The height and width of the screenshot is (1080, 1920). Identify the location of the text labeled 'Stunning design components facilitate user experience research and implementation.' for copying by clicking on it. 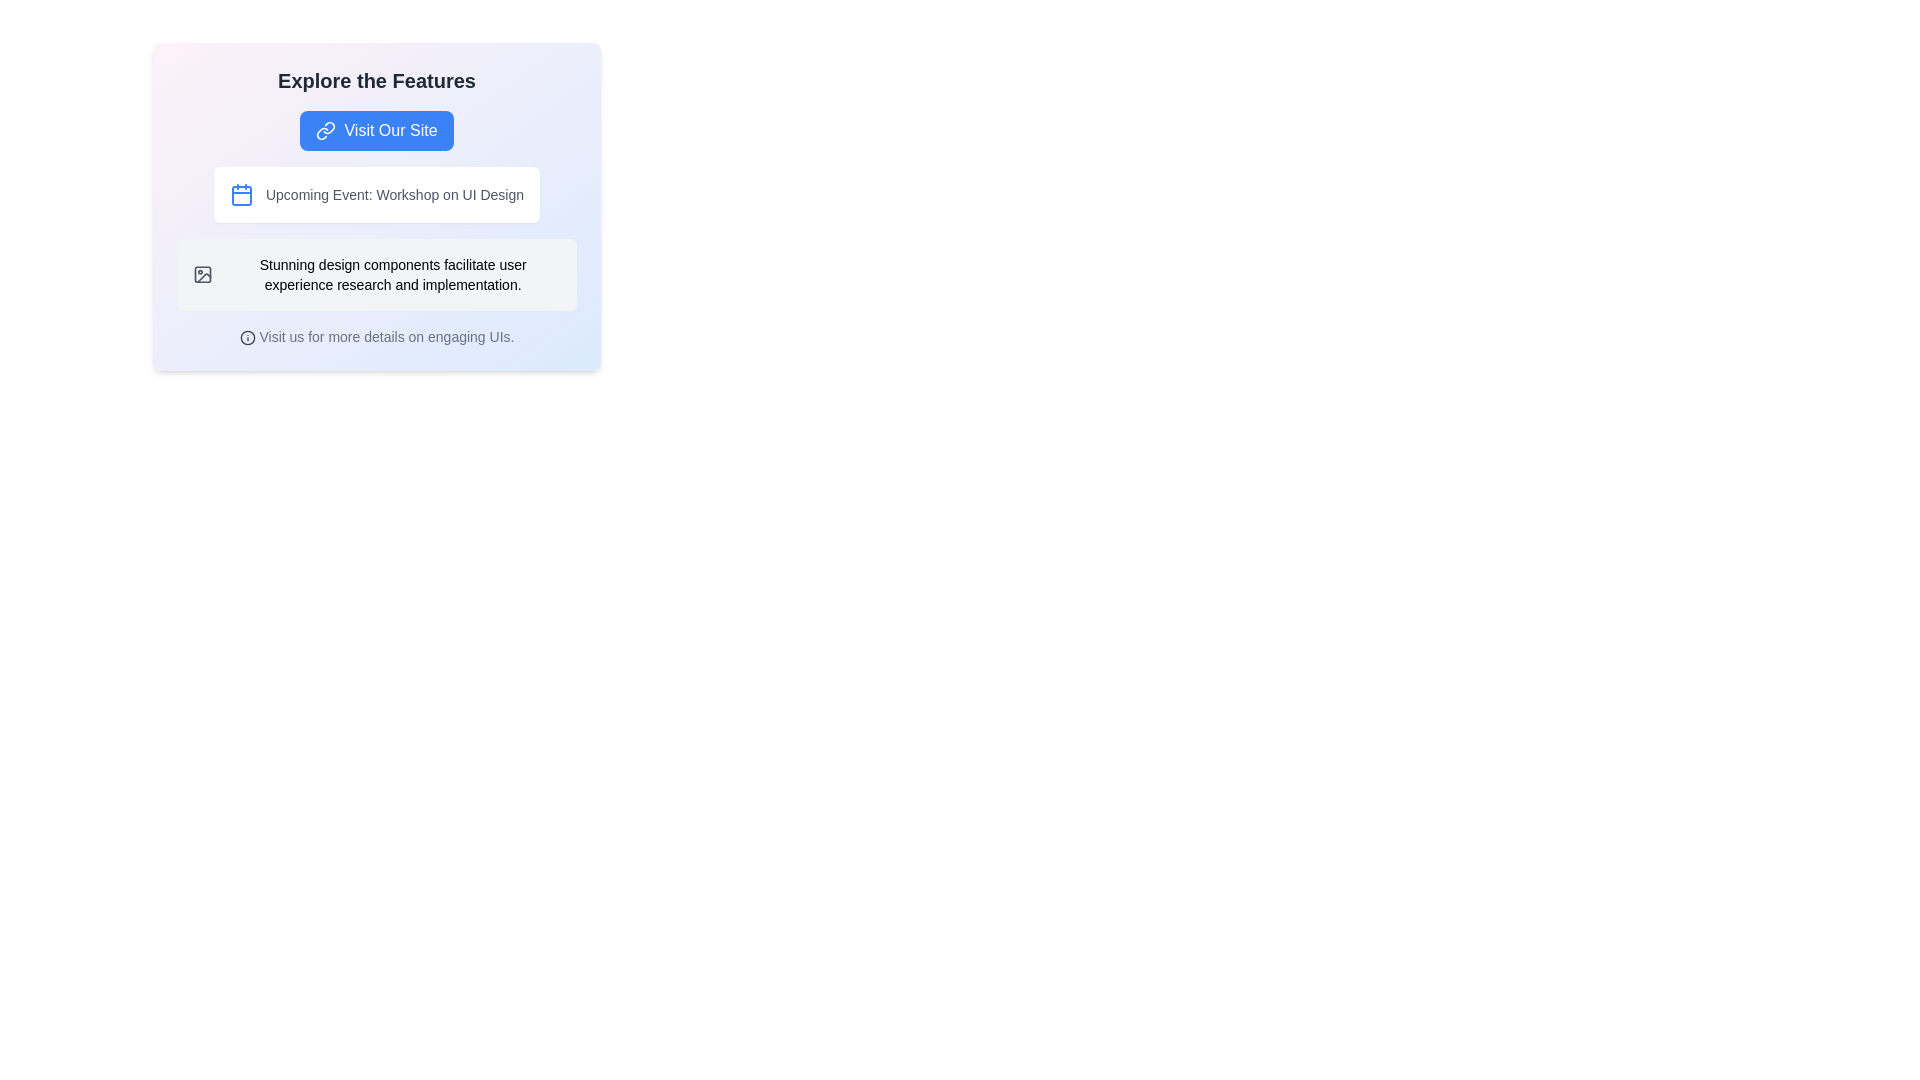
(393, 274).